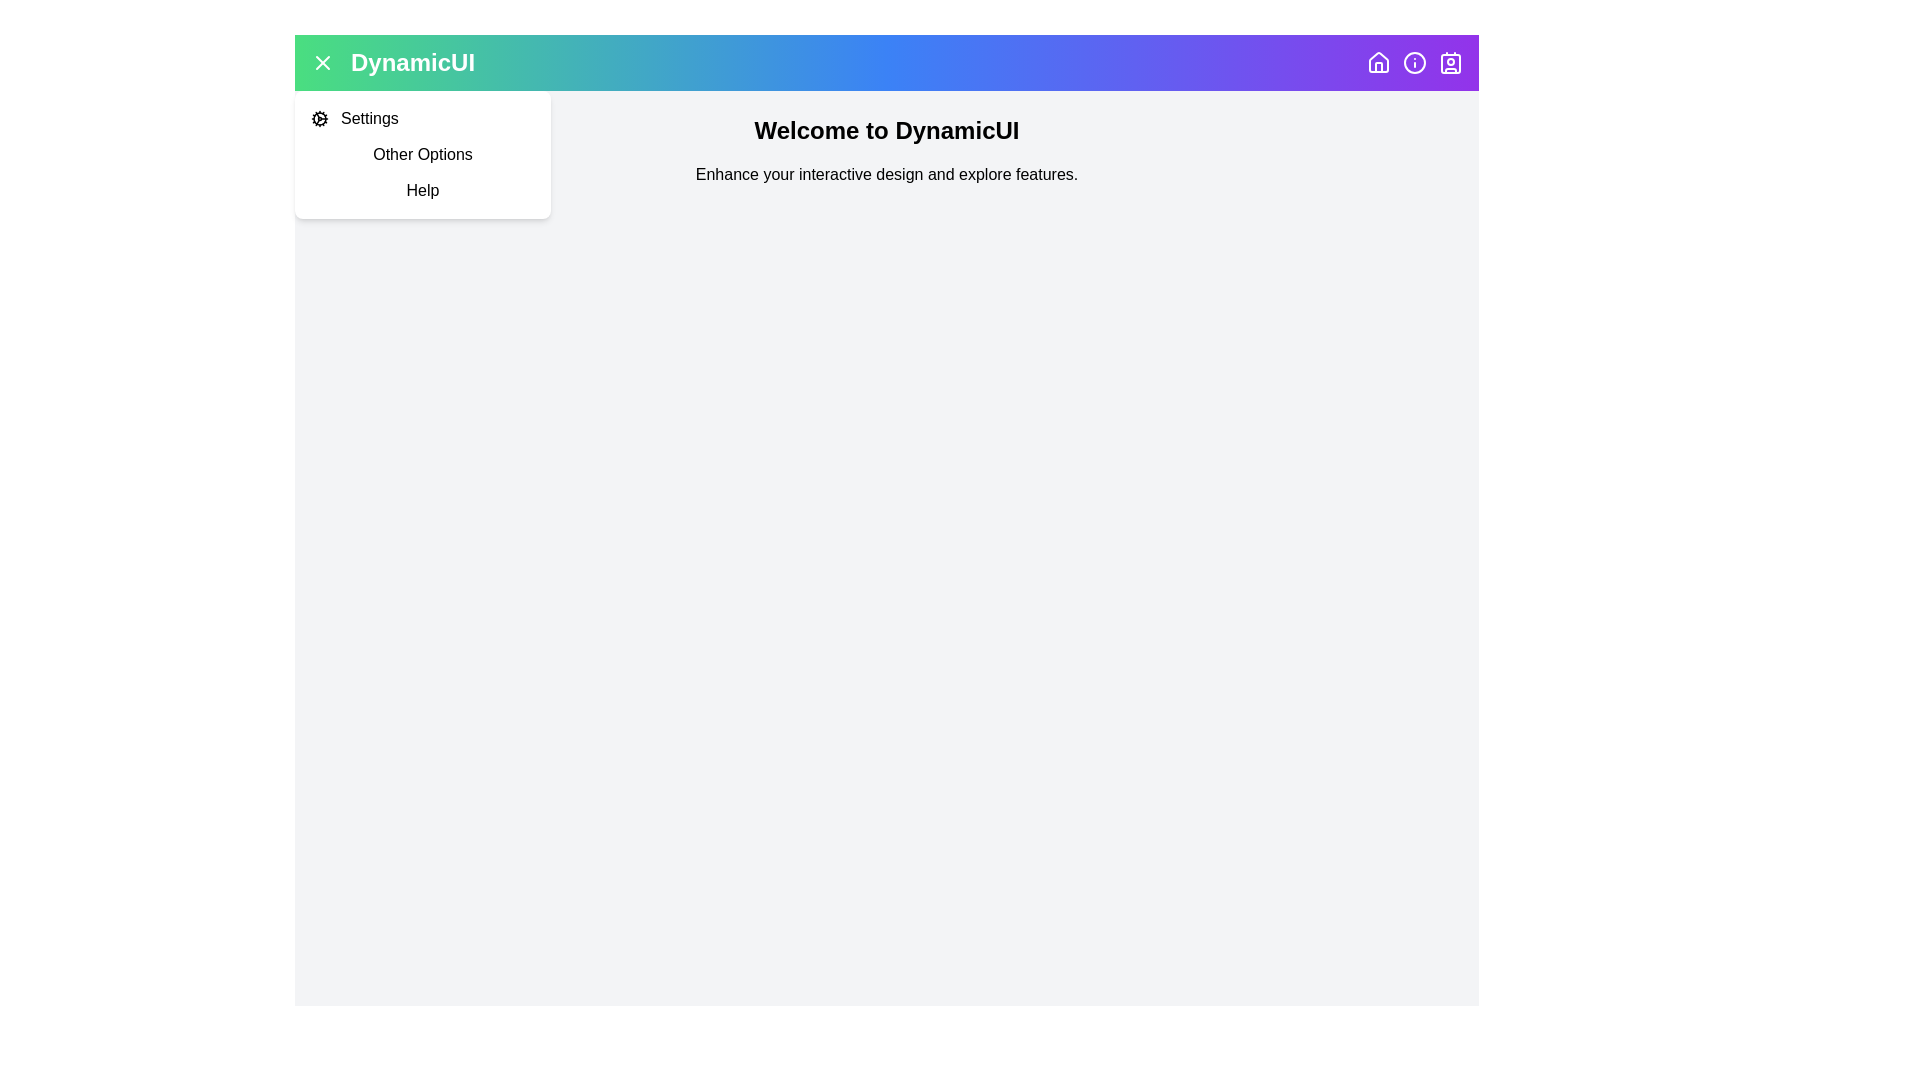 Image resolution: width=1920 pixels, height=1080 pixels. What do you see at coordinates (1414, 61) in the screenshot?
I see `the Icon button located in the top-right corner of the interface` at bounding box center [1414, 61].